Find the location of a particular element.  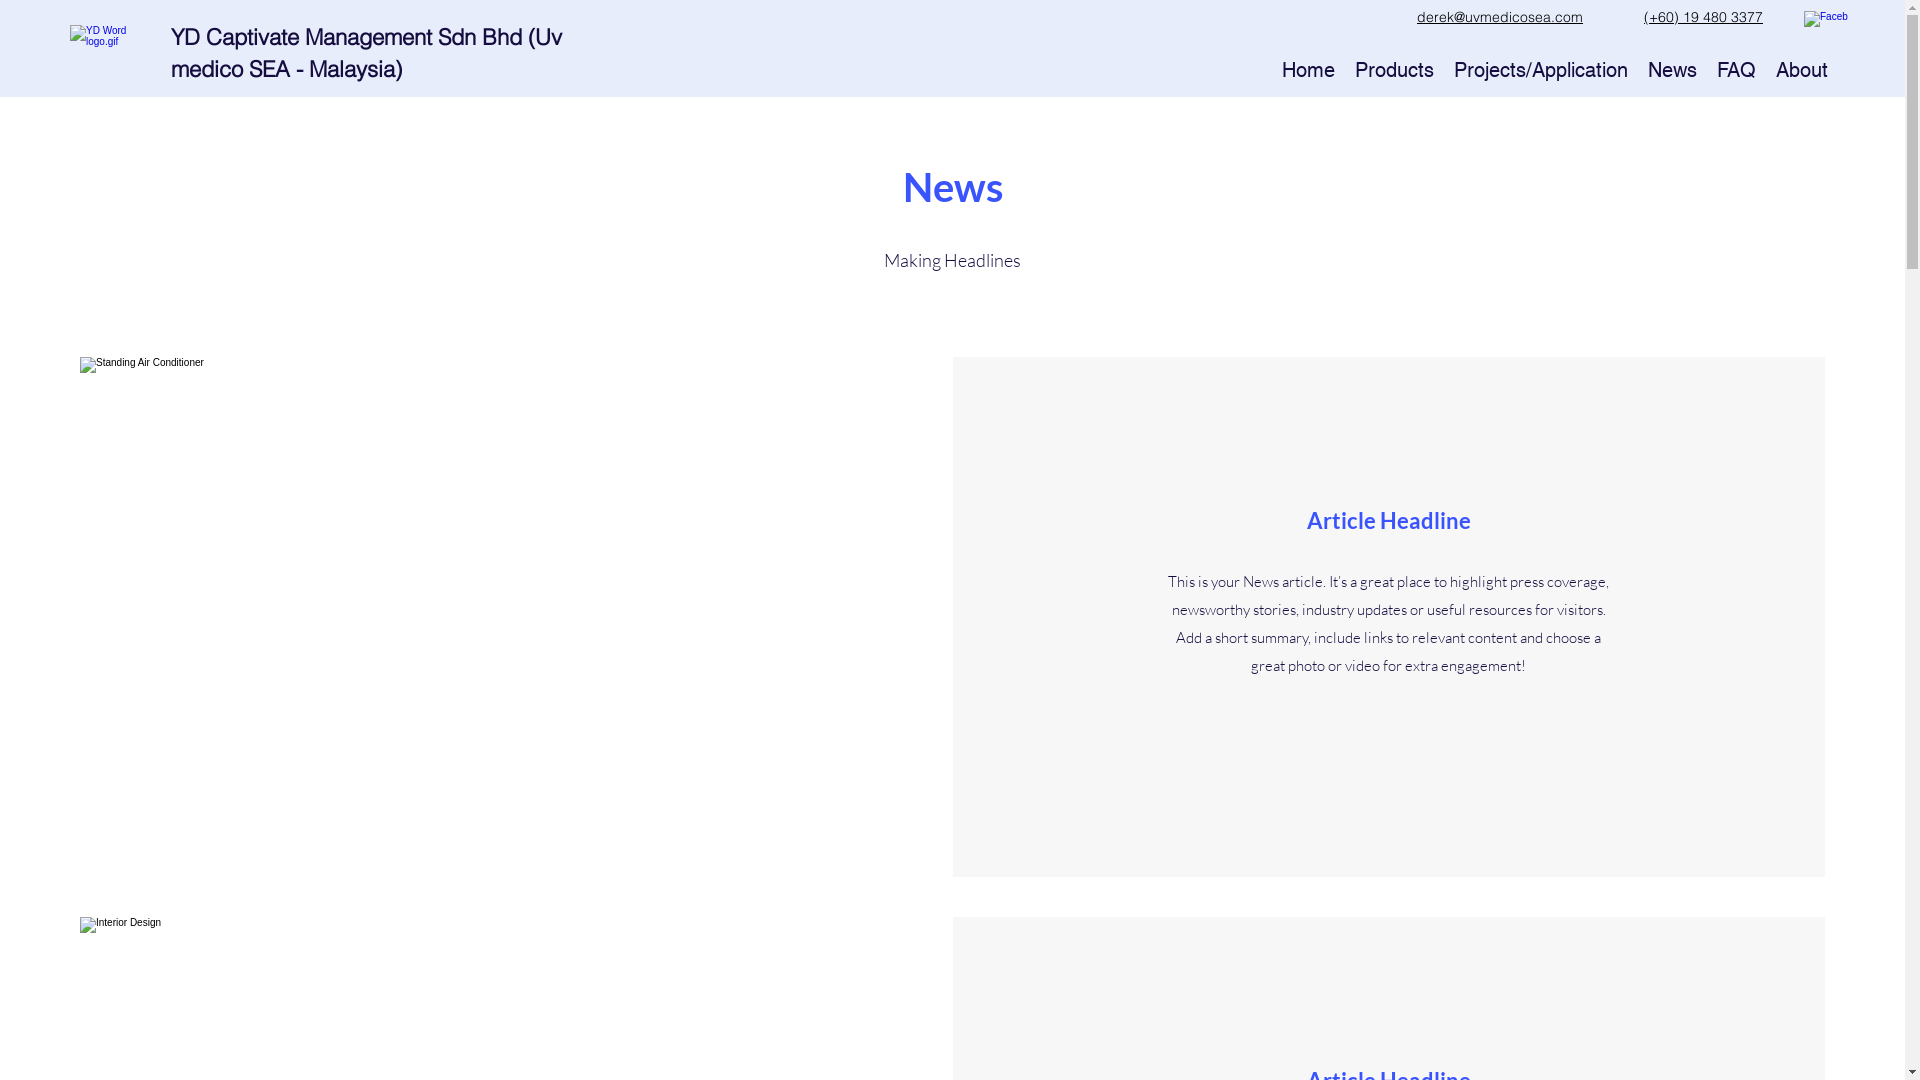

'FAQ' is located at coordinates (1735, 68).